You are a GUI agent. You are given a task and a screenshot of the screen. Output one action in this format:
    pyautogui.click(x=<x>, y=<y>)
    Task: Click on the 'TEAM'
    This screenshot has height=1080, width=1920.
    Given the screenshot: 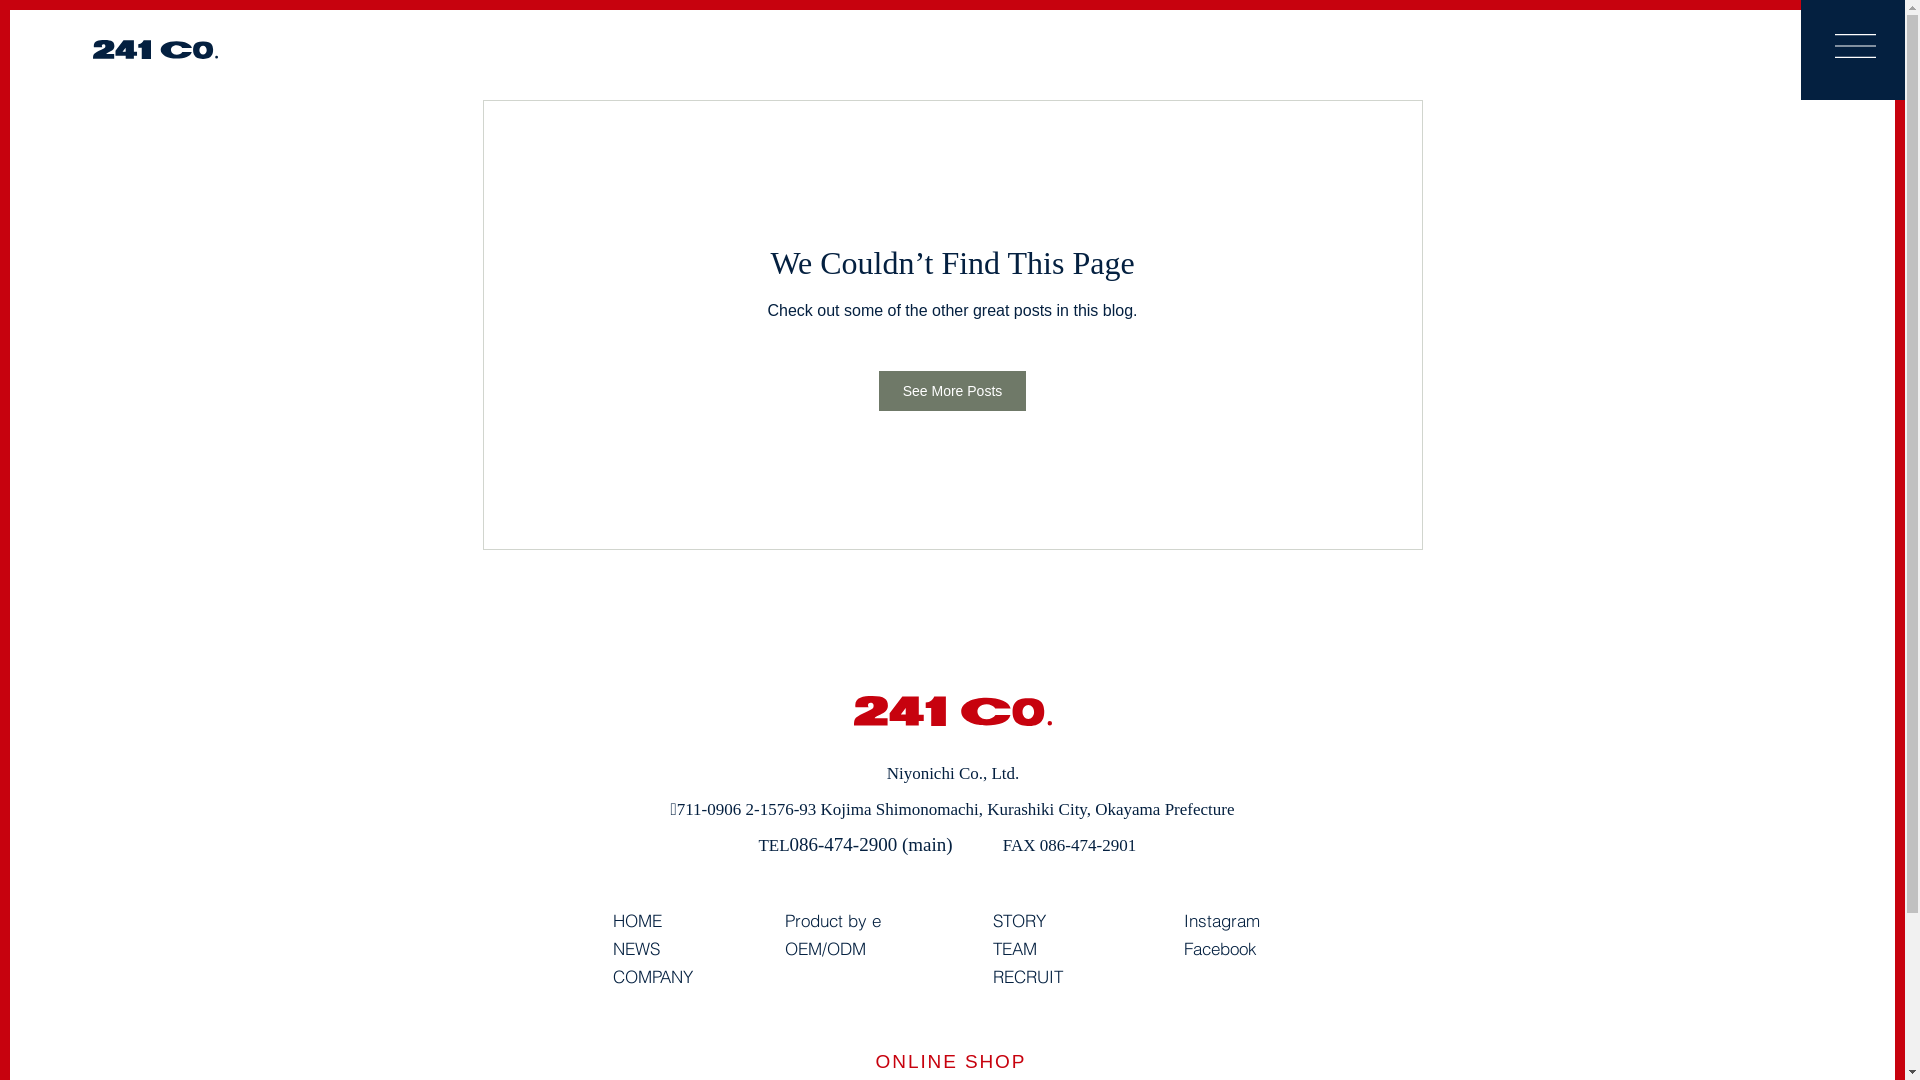 What is the action you would take?
    pyautogui.click(x=992, y=948)
    